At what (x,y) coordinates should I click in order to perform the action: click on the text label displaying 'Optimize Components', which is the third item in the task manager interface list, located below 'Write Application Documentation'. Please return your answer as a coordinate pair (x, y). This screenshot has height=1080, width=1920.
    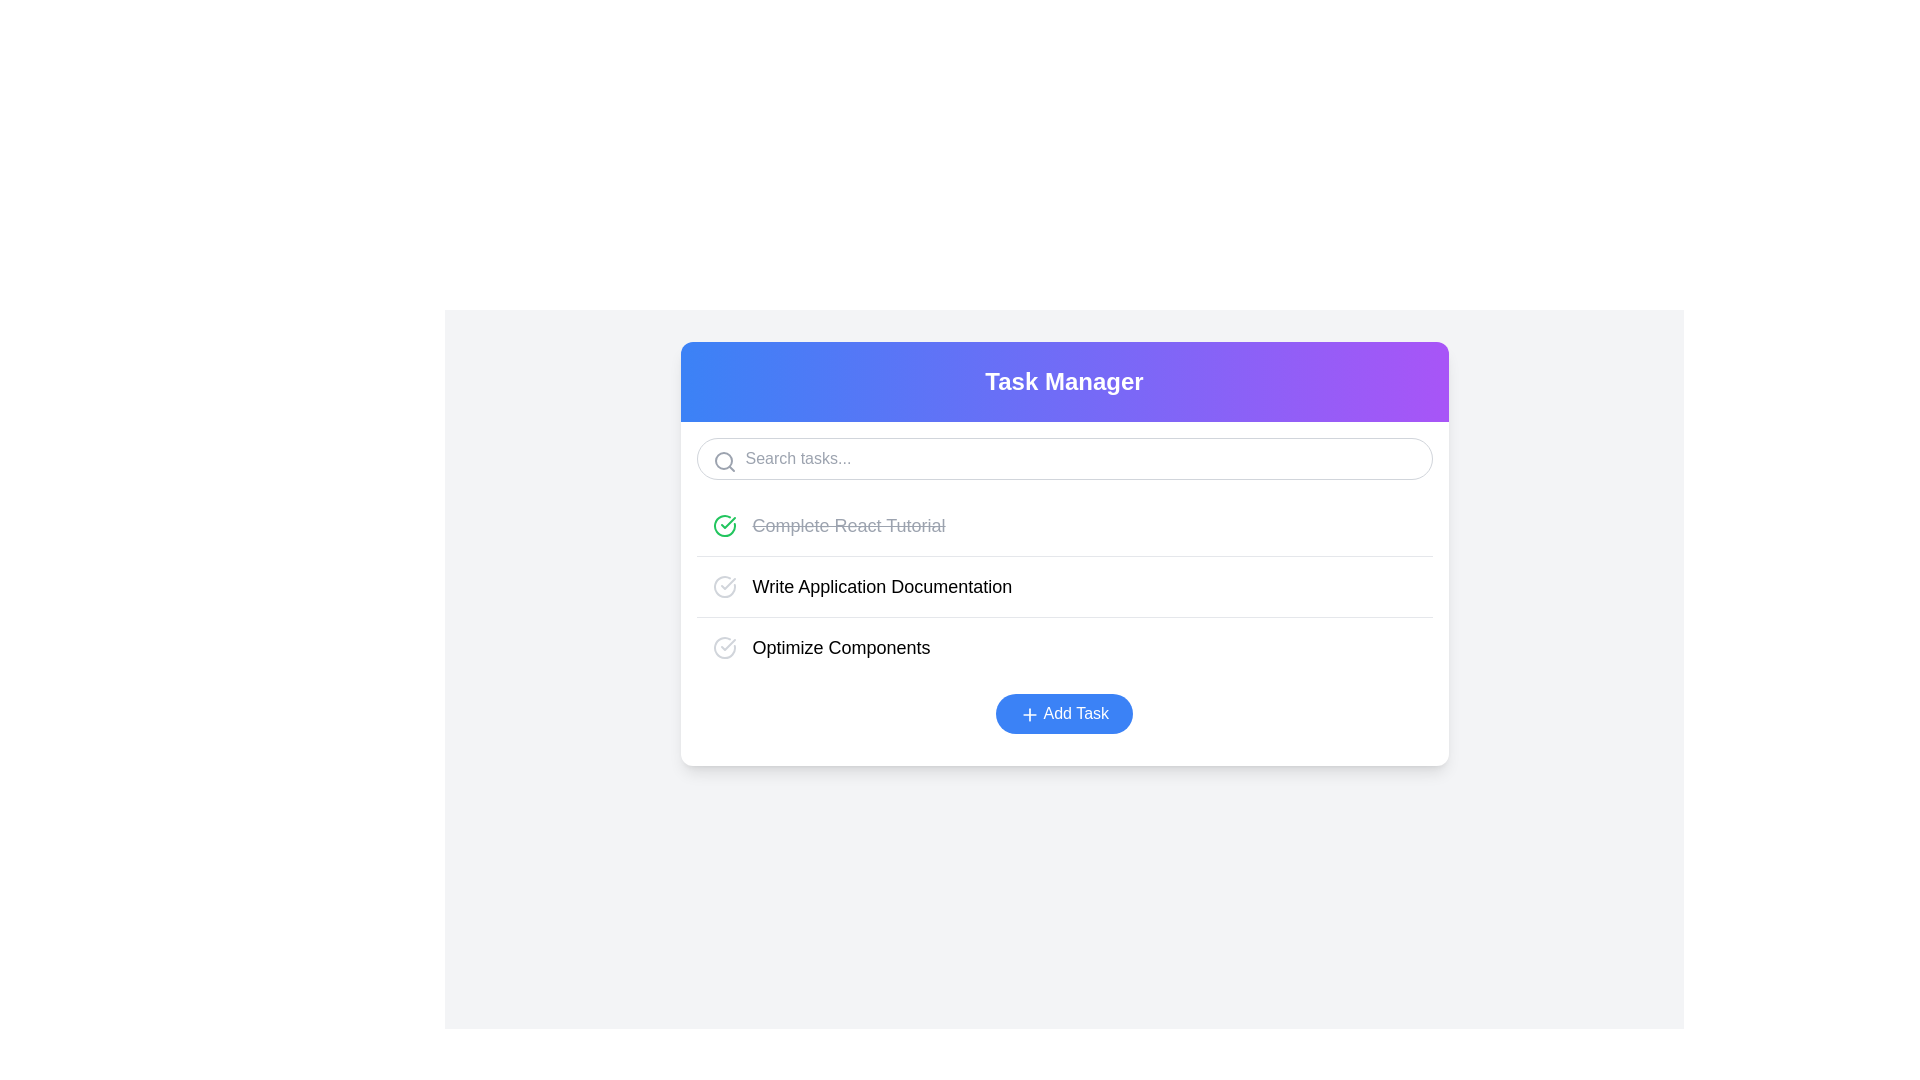
    Looking at the image, I should click on (841, 648).